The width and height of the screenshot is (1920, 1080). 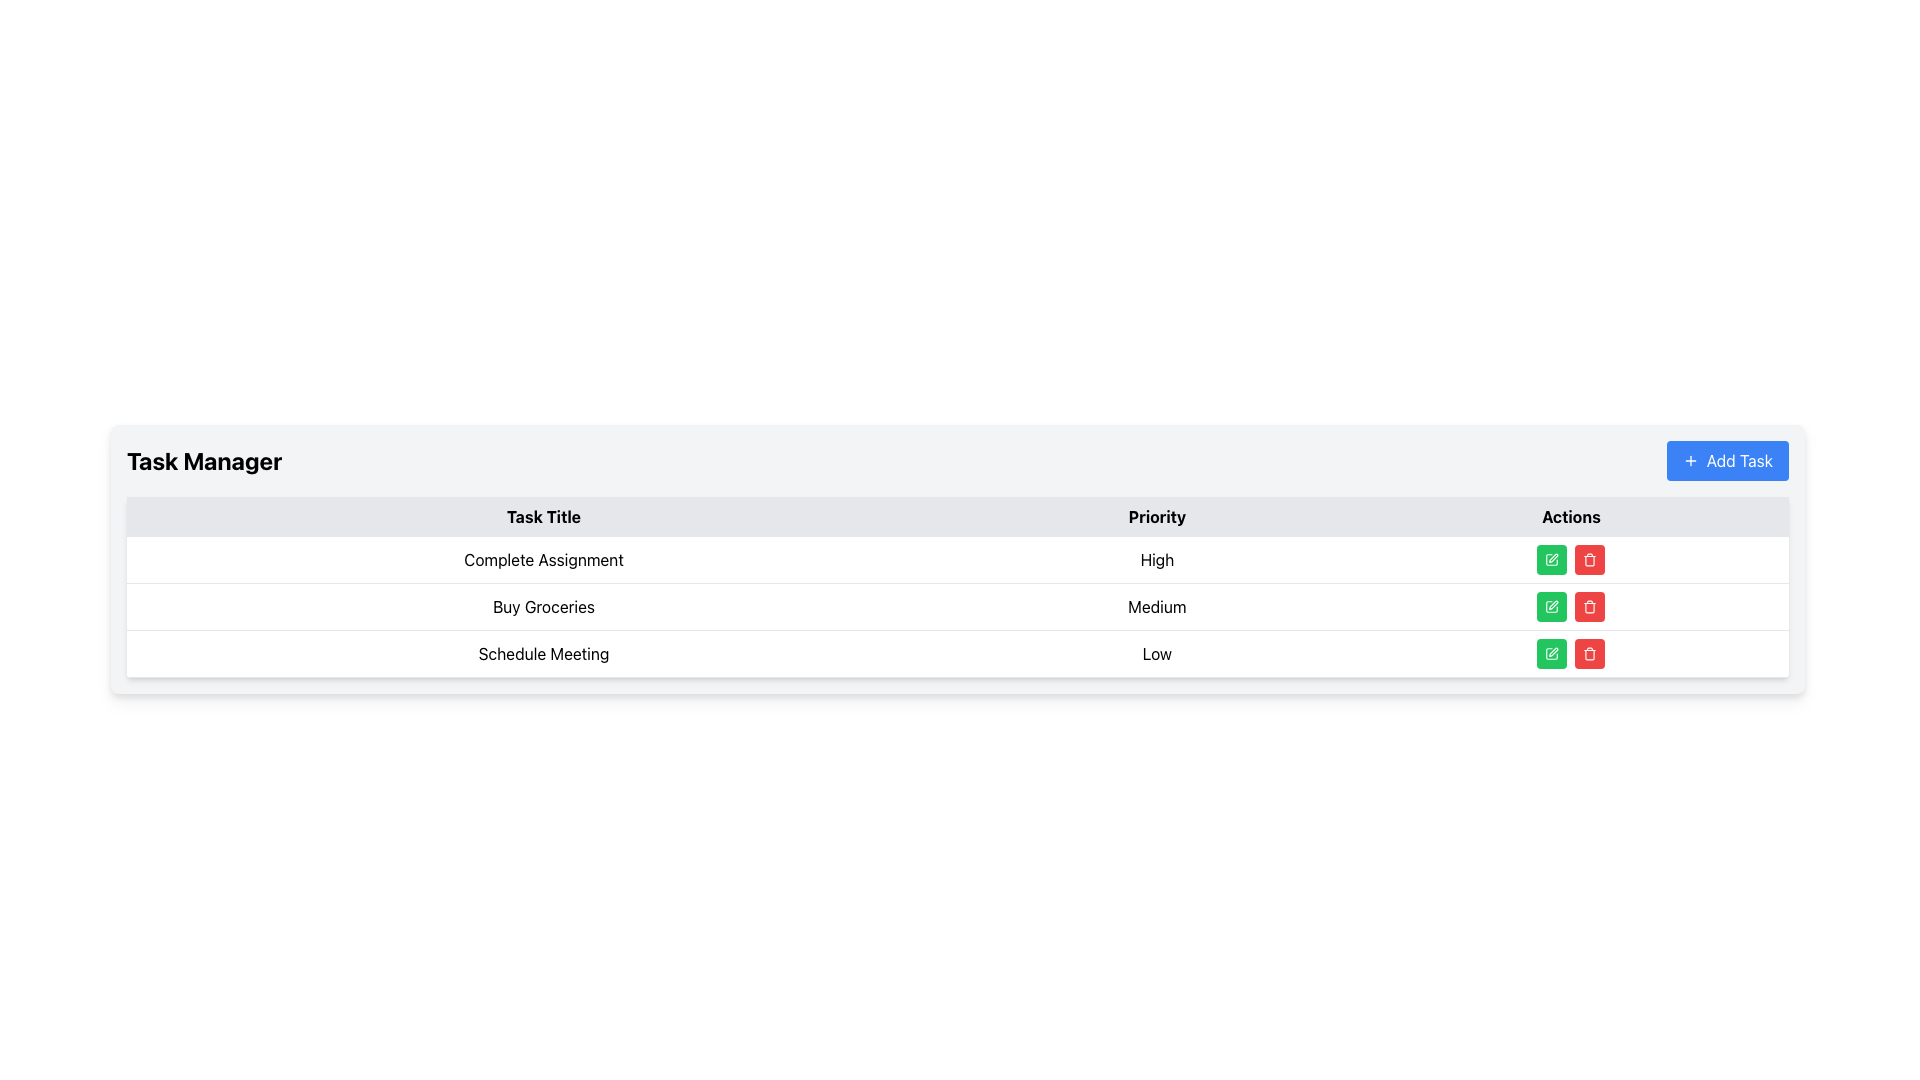 I want to click on the small red square-shaped delete button with a trash can icon in the 'Actions' column of the last row under 'Schedule Meeting', so click(x=1589, y=559).